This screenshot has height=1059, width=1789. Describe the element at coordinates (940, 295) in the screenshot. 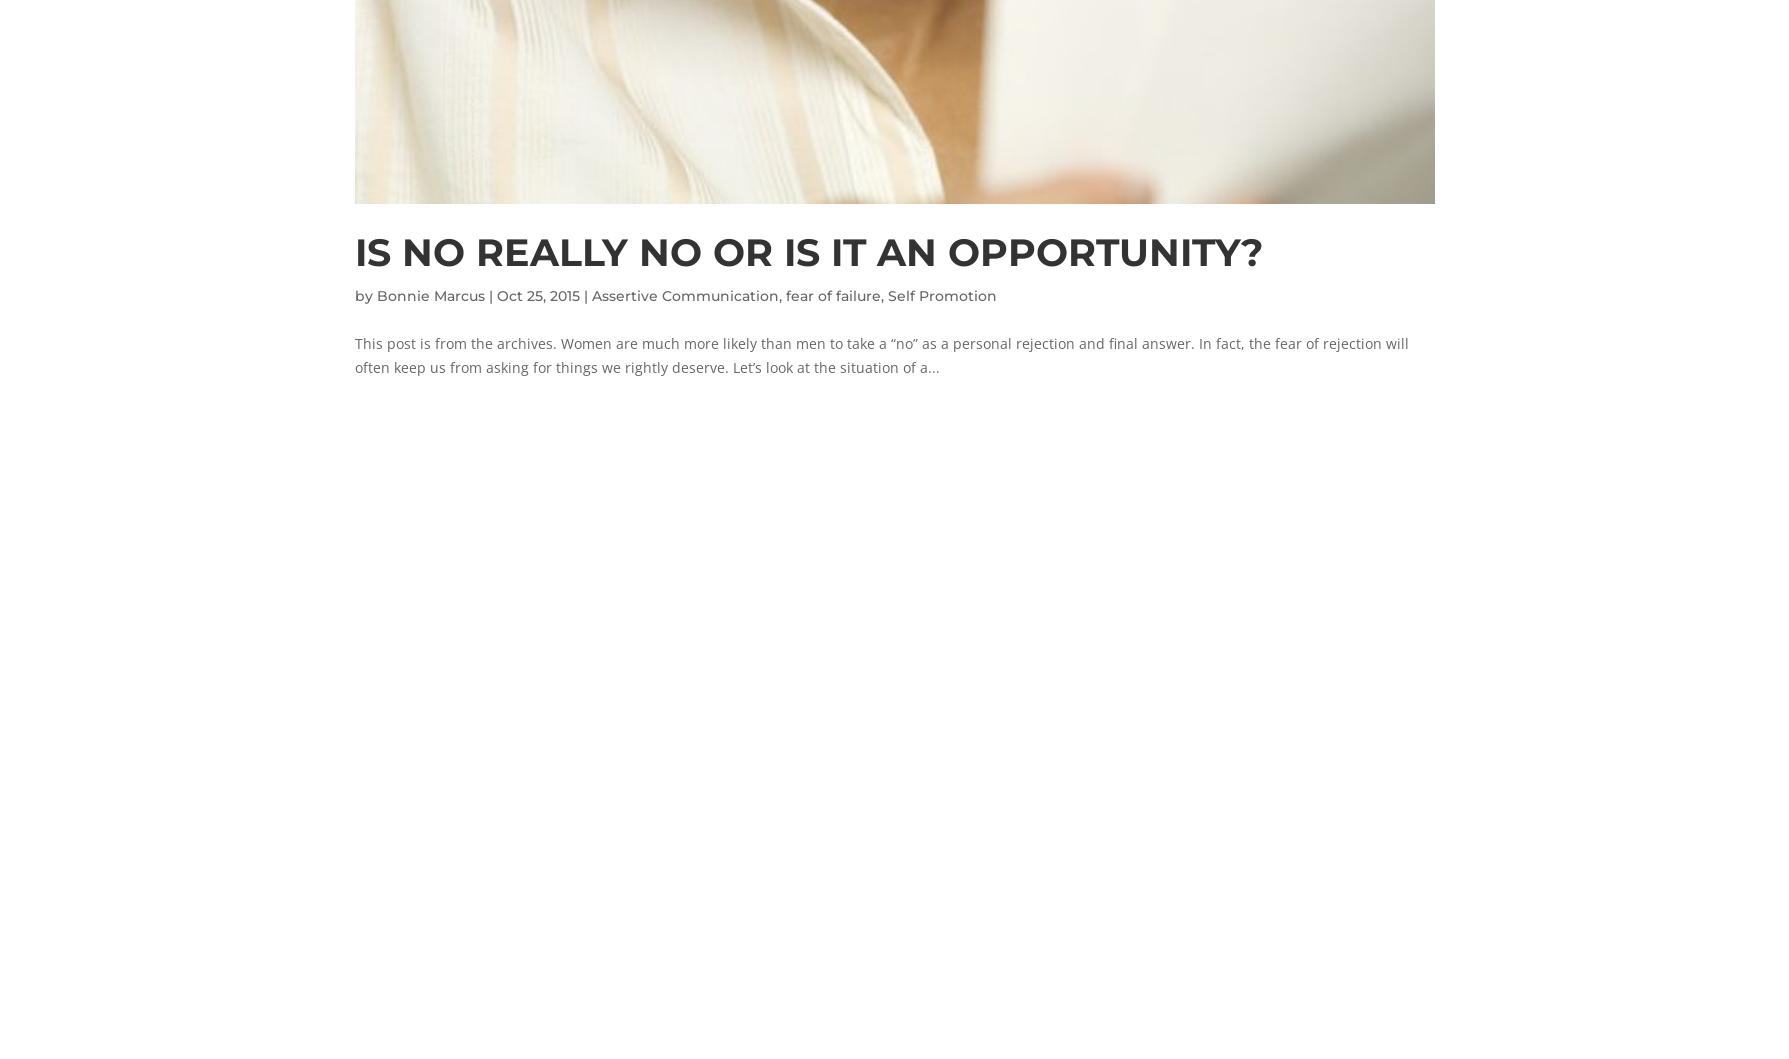

I see `'Self Promotion'` at that location.